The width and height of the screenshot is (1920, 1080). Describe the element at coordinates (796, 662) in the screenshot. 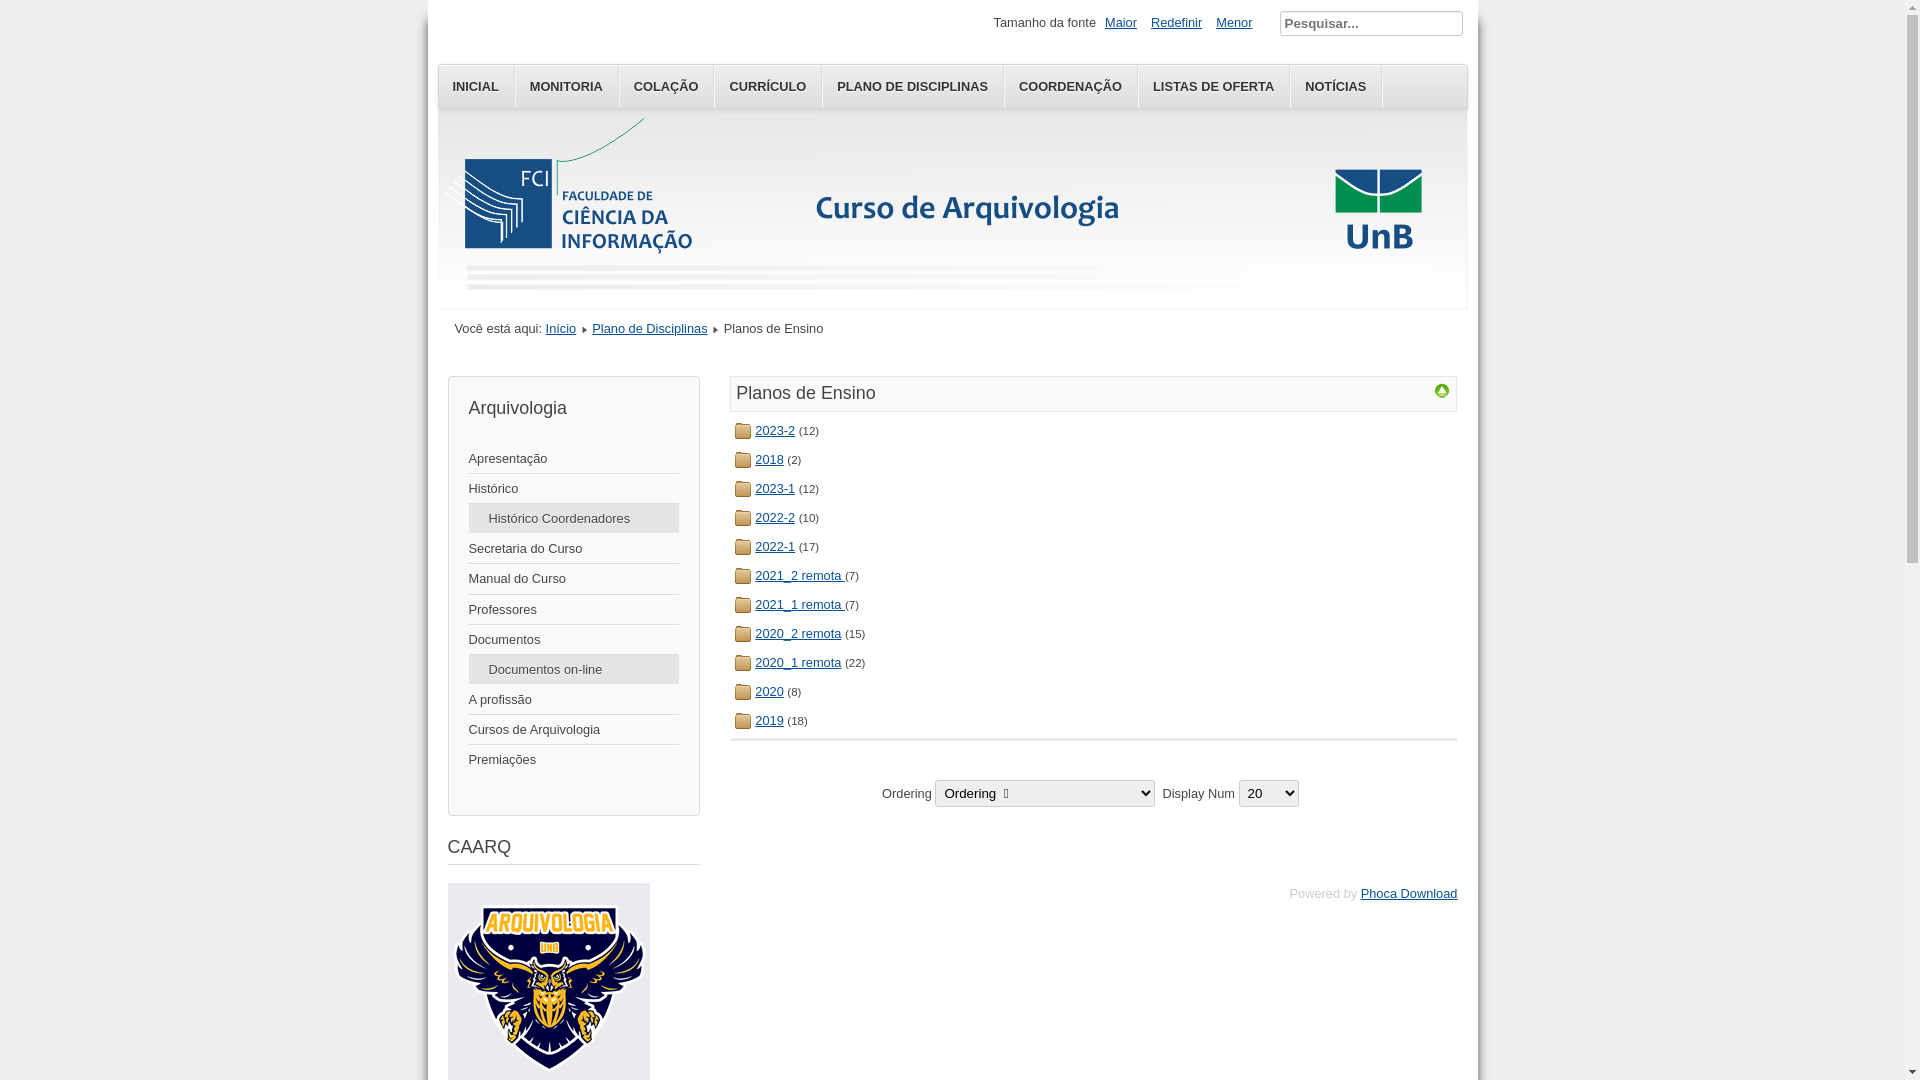

I see `'2020_1 remota'` at that location.